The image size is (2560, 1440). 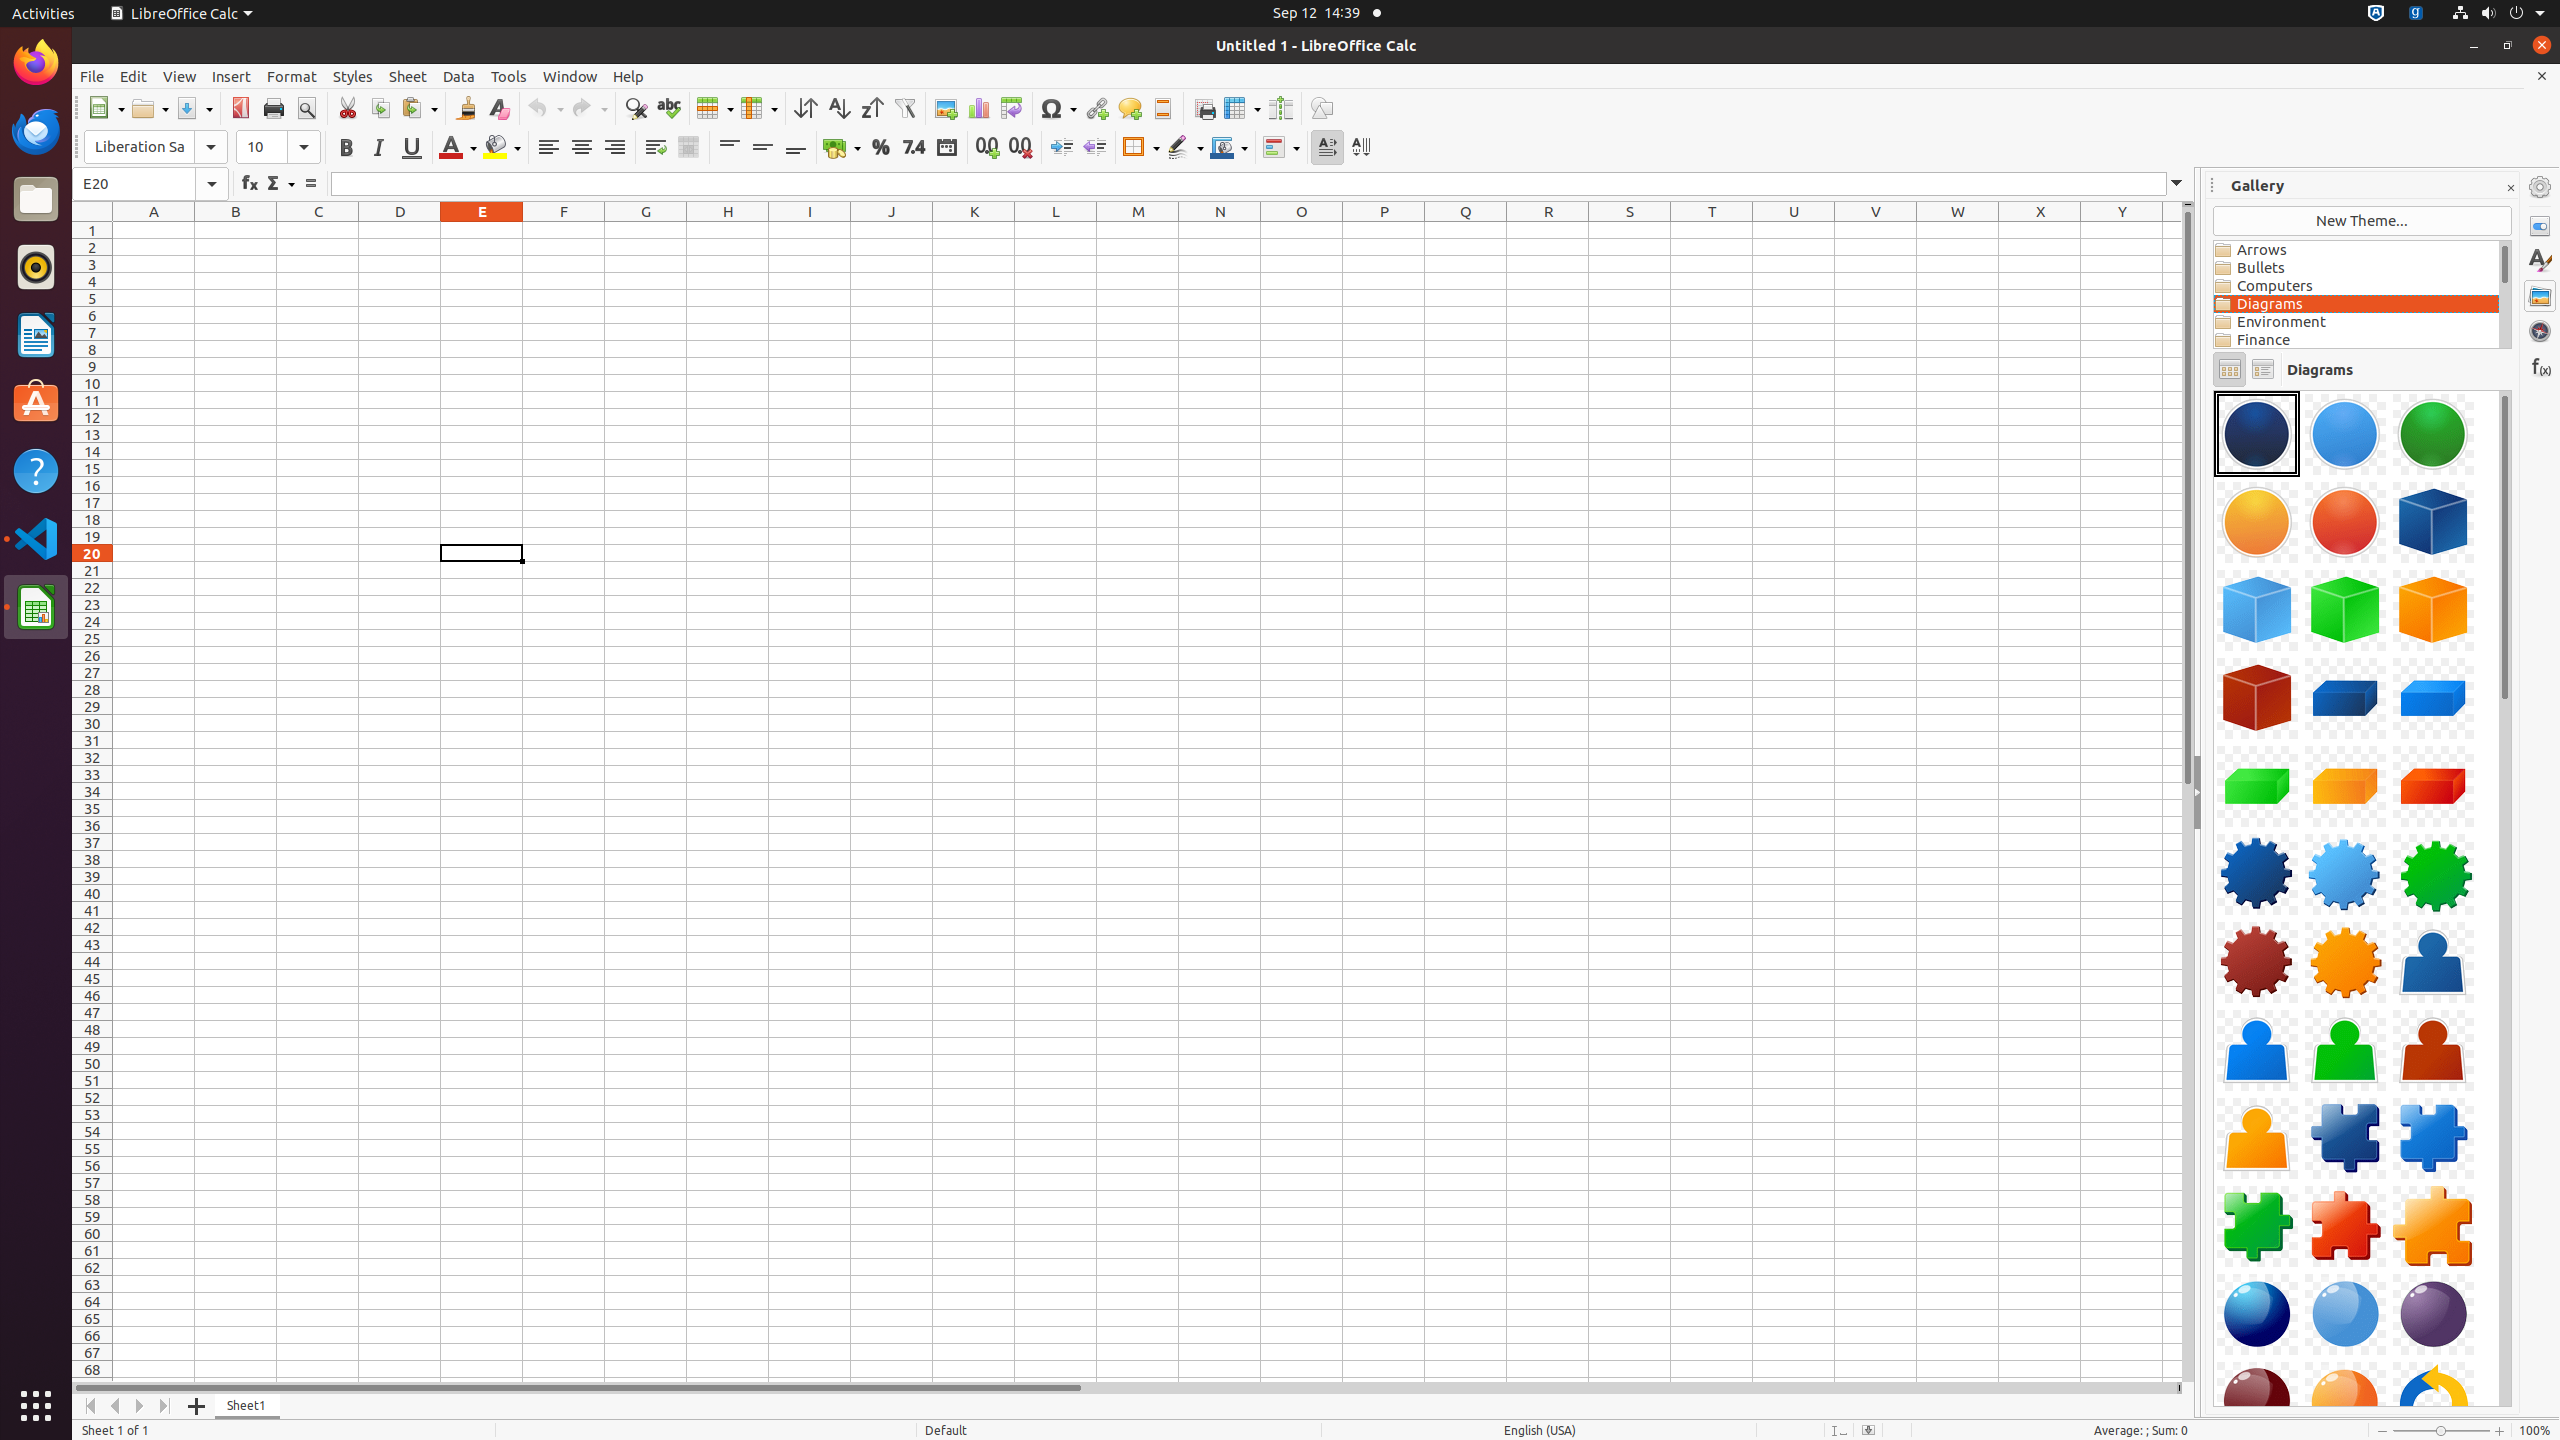 What do you see at coordinates (986, 146) in the screenshot?
I see `'Add Decimal Place'` at bounding box center [986, 146].